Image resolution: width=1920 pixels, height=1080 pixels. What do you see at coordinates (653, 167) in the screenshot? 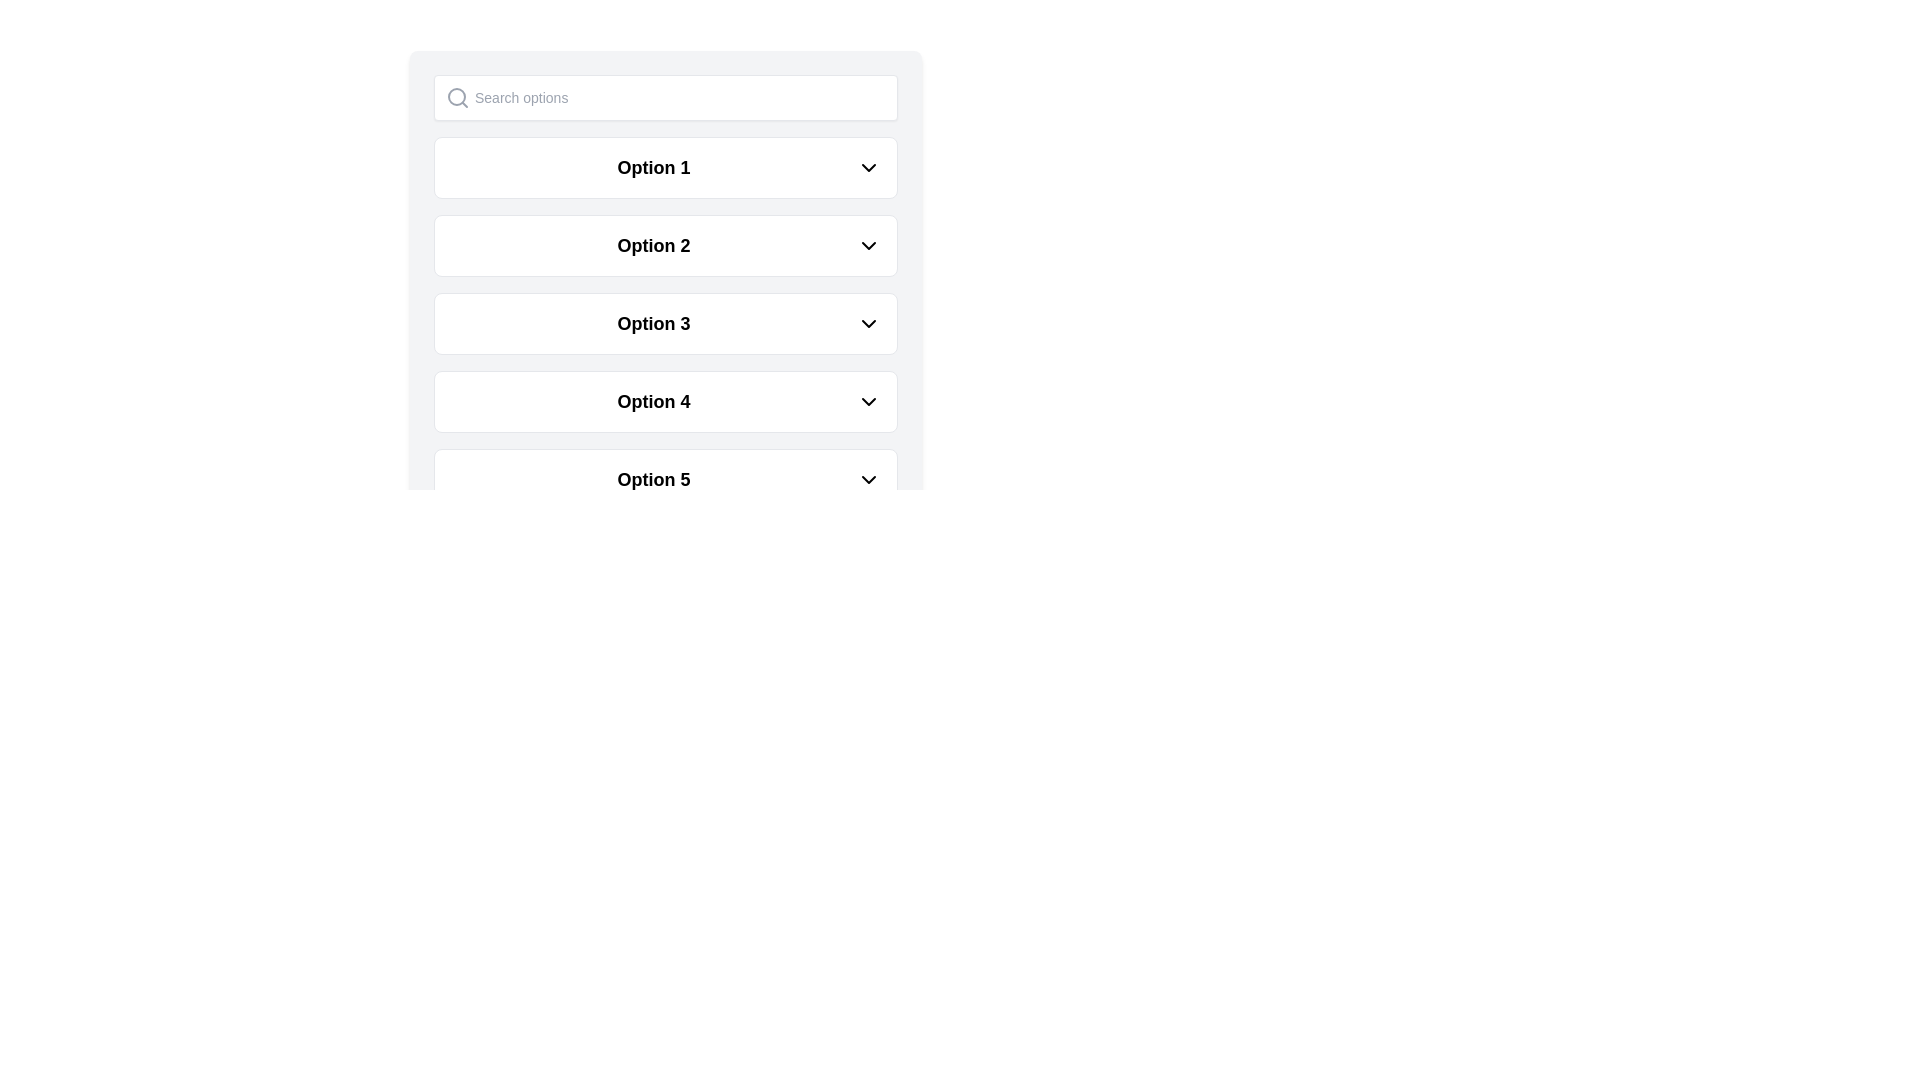
I see `the text label of the first option in the dropdown menu` at bounding box center [653, 167].